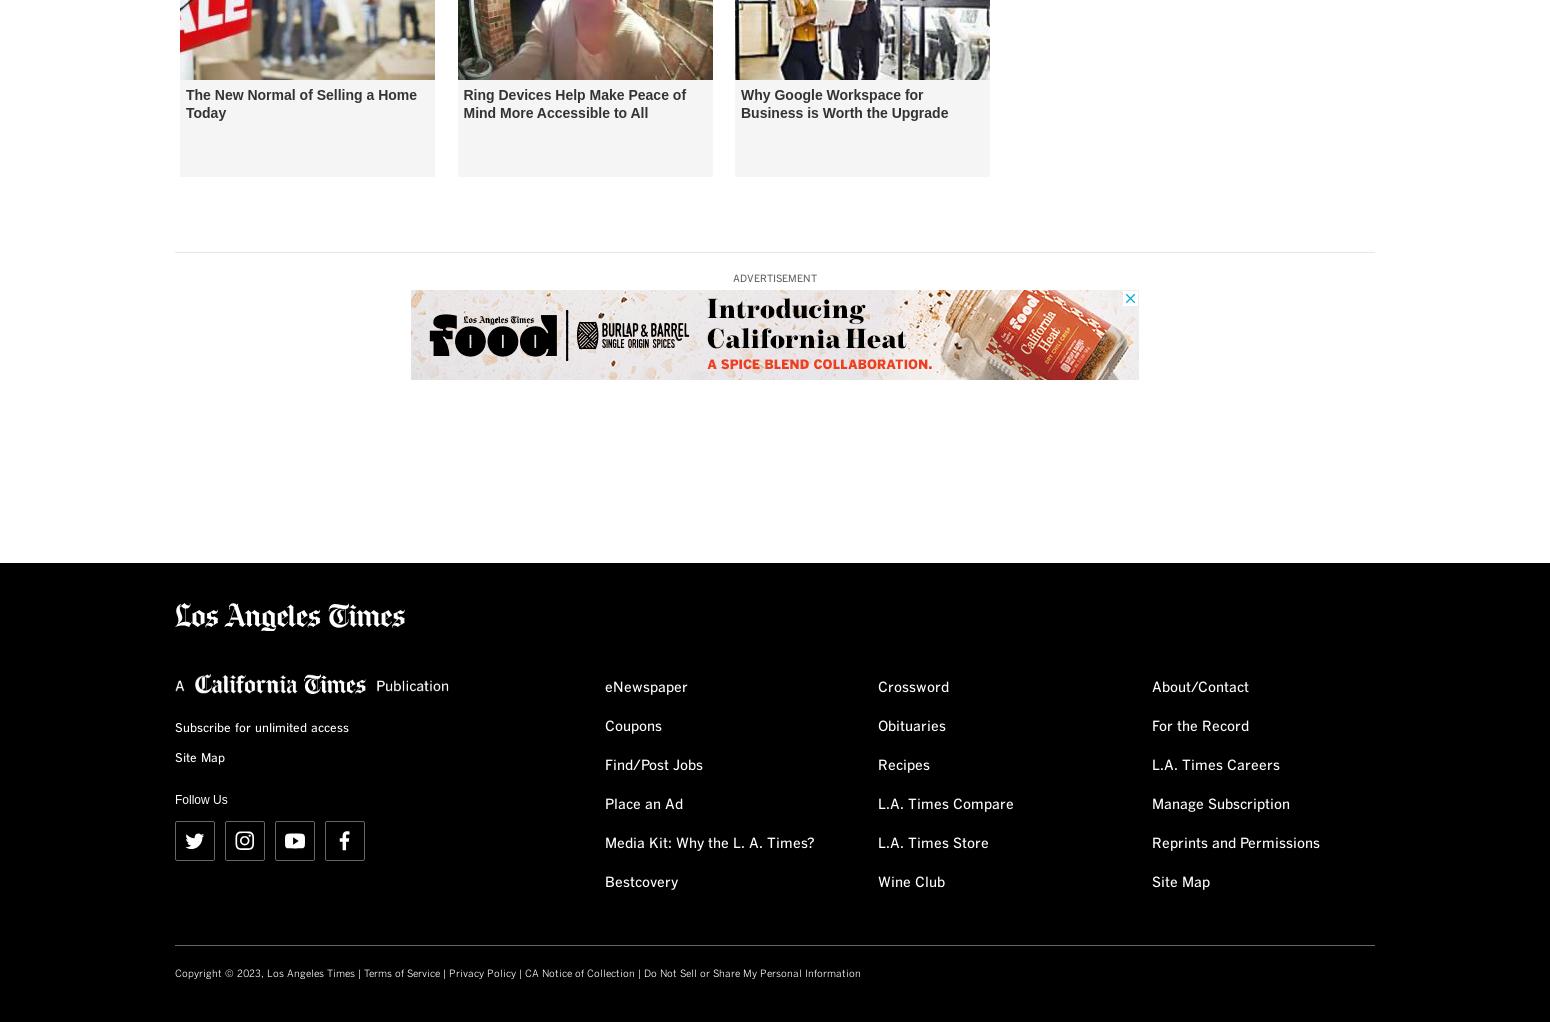 This screenshot has height=1022, width=1550. Describe the element at coordinates (261, 728) in the screenshot. I see `'Subscribe for unlimited access'` at that location.